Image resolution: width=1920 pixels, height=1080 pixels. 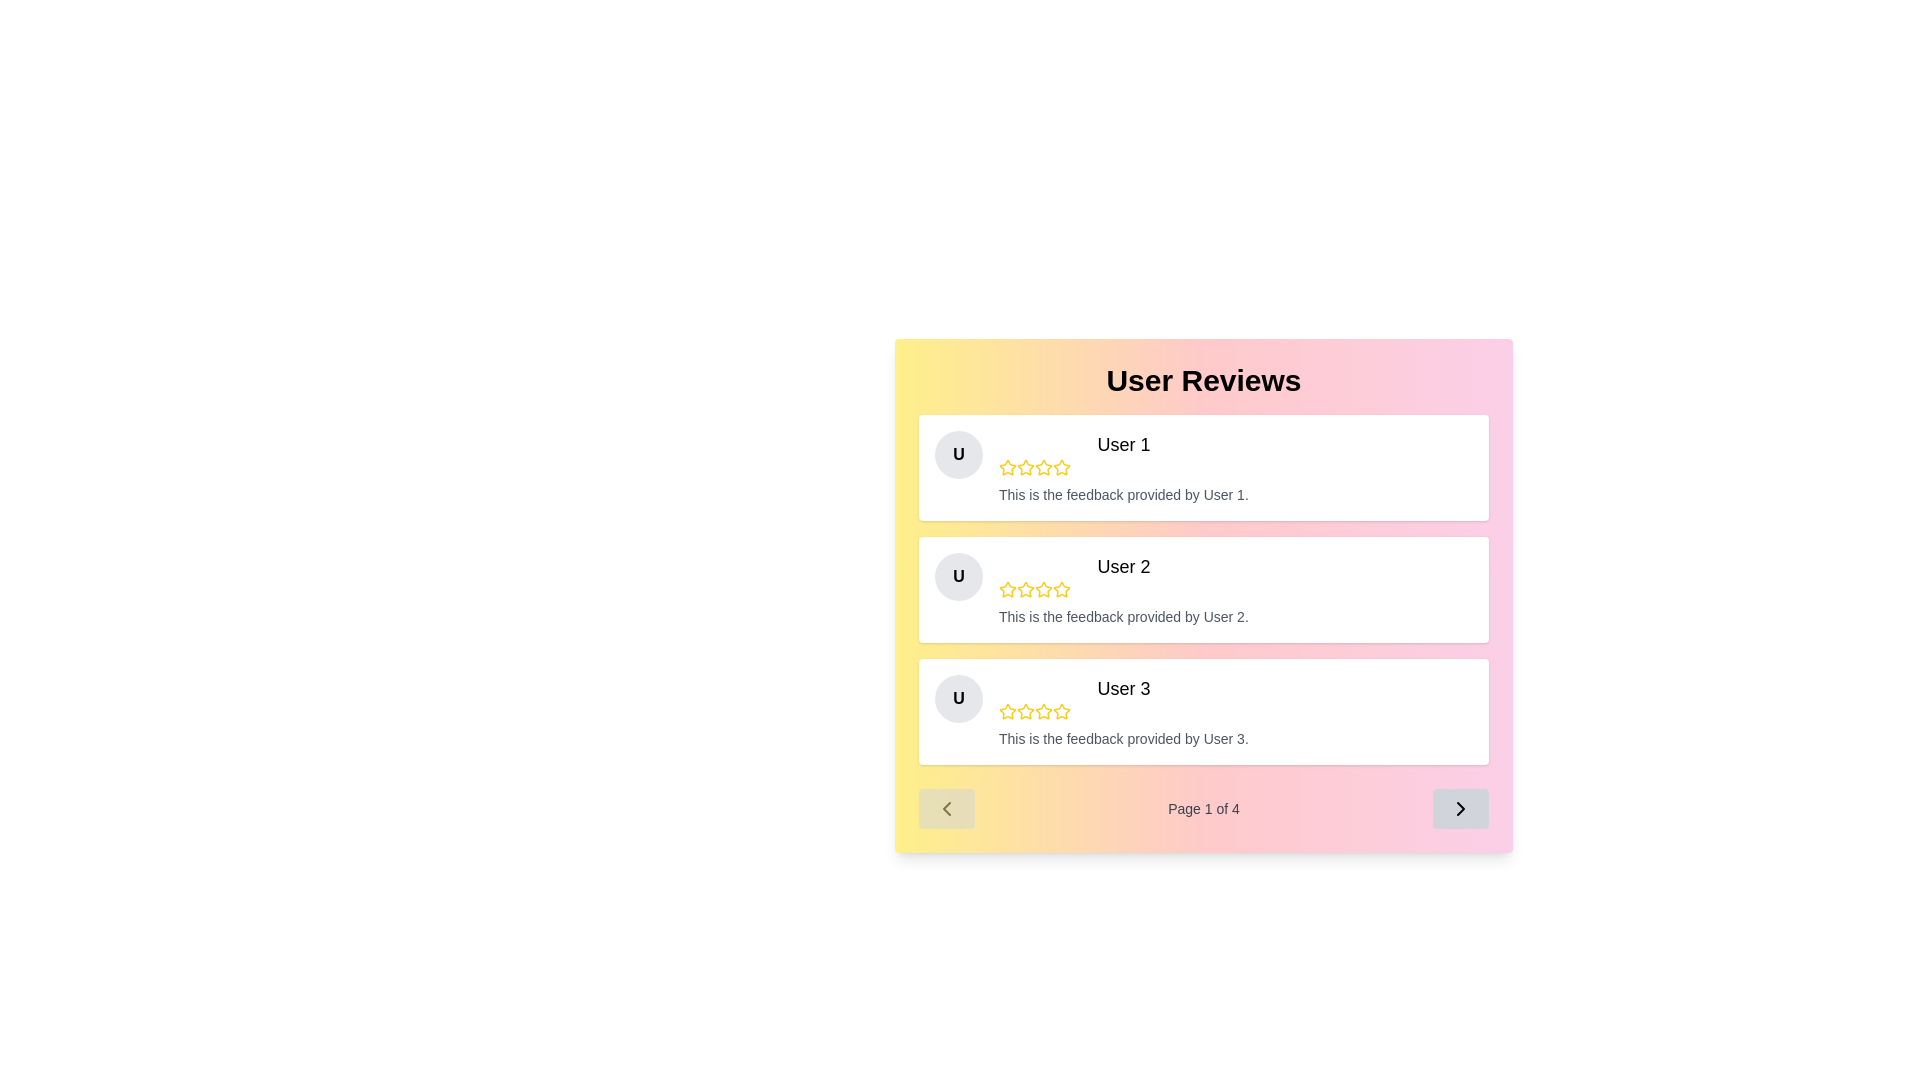 I want to click on the 'User 3' text label, so click(x=1123, y=688).